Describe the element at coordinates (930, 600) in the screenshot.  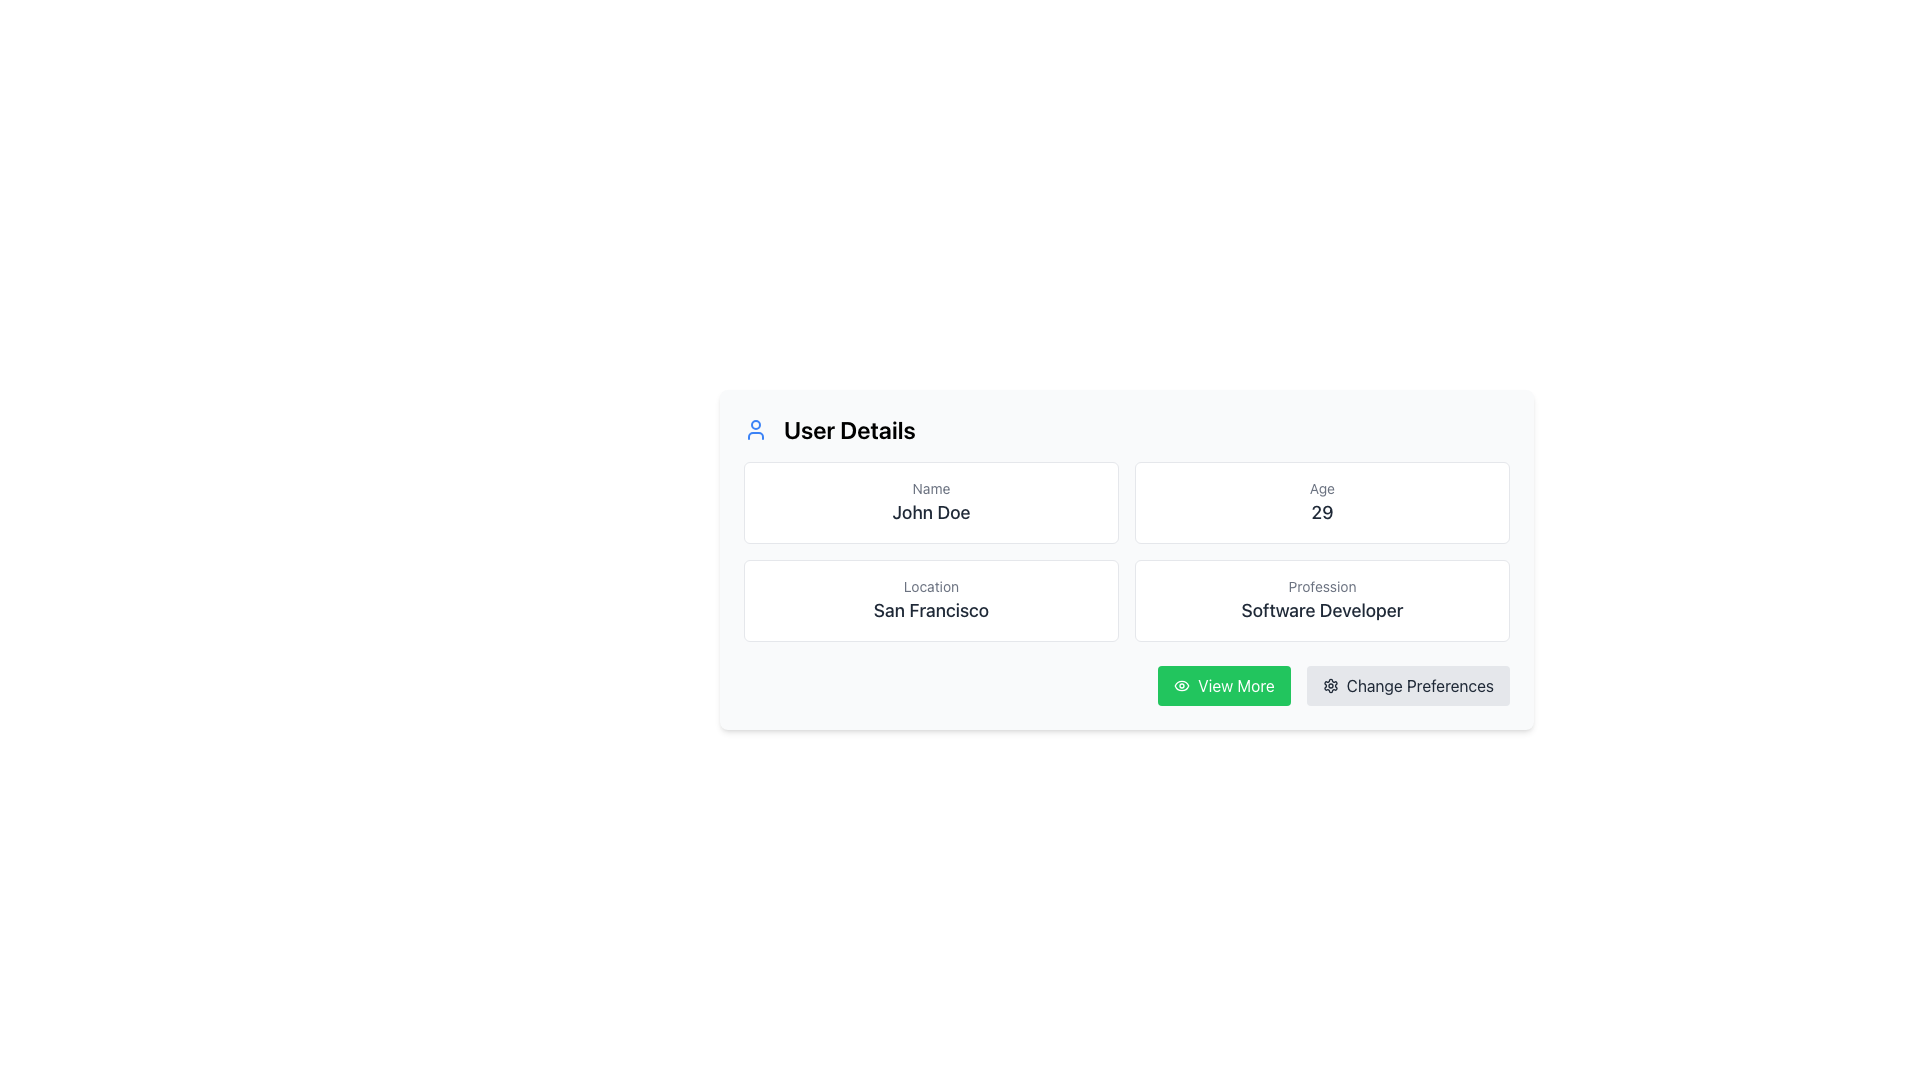
I see `the Static Information Card displaying 'Location' and 'San Francisco' in a grid layout` at that location.